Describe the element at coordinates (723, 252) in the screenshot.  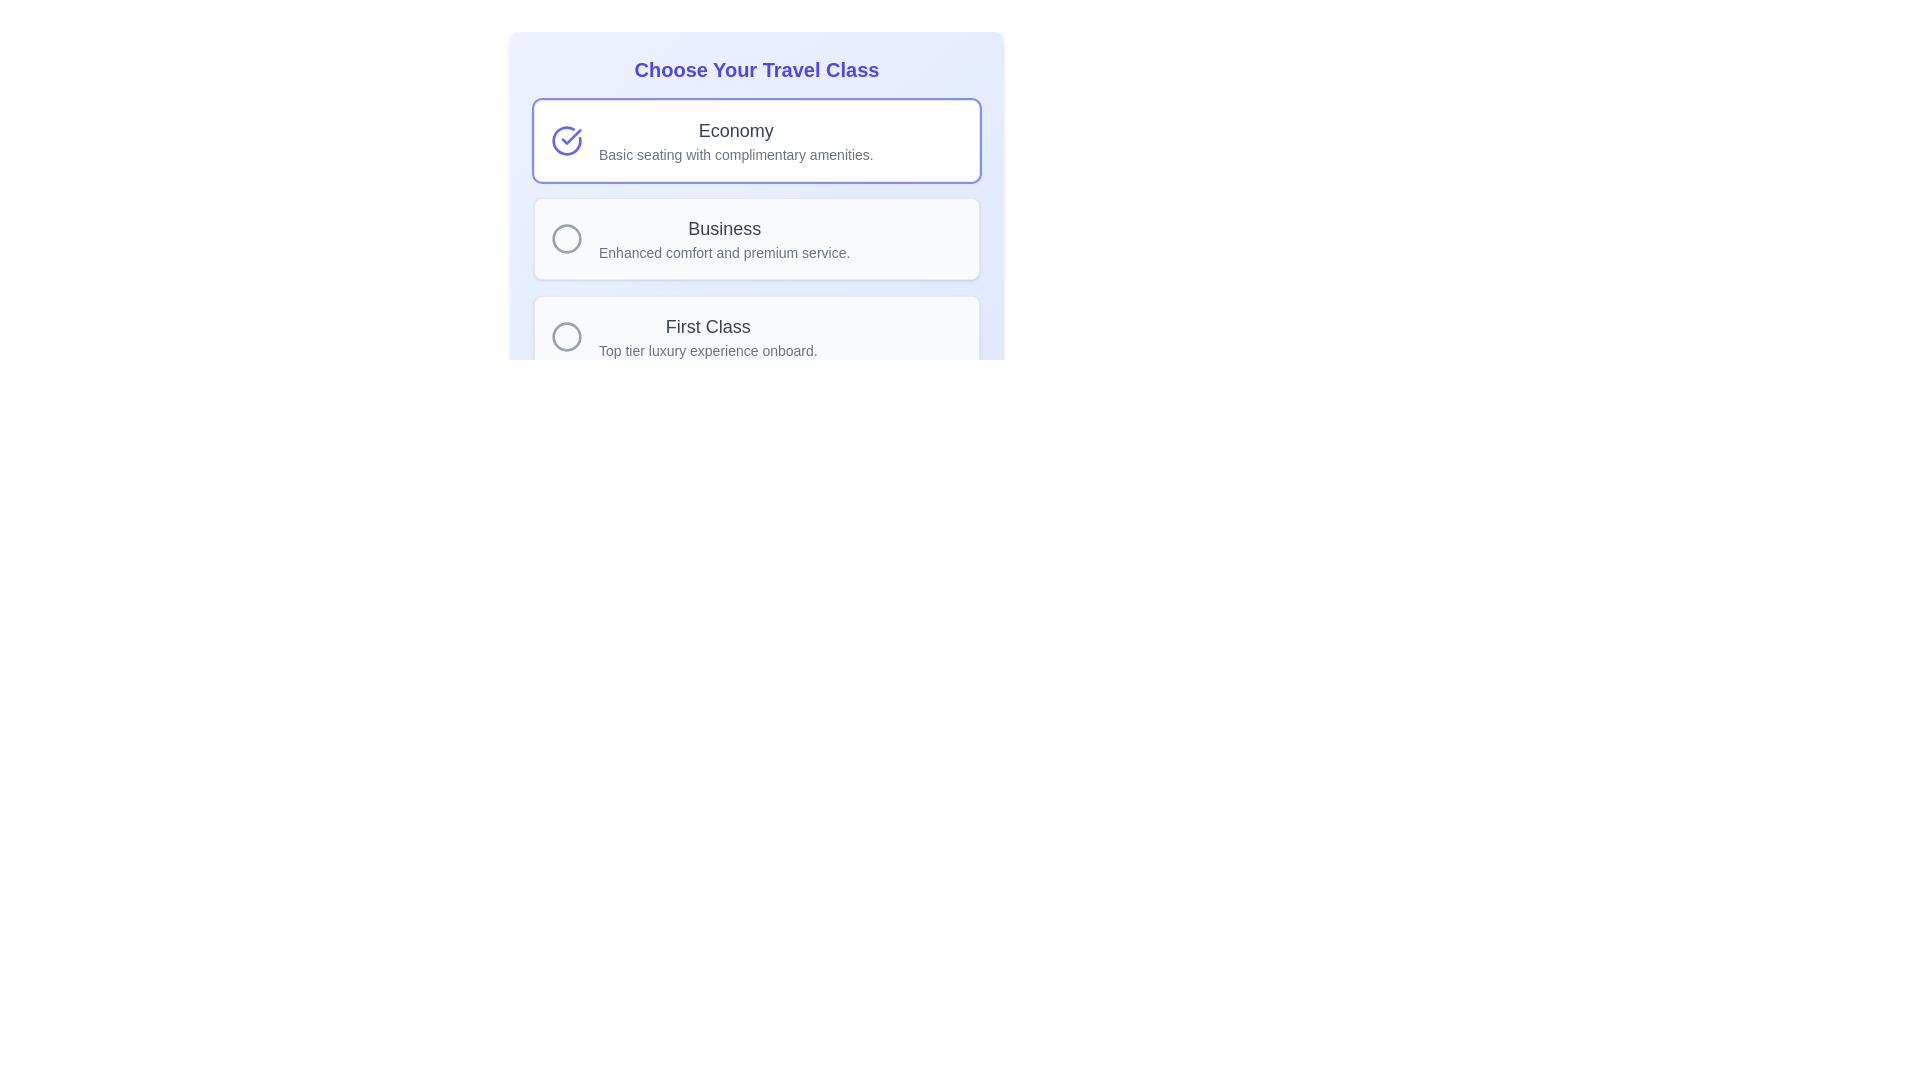
I see `the text label that provides detailed information about the benefits associated with the 'Business' option in the selection menu, positioned directly below the 'Business' heading` at that location.